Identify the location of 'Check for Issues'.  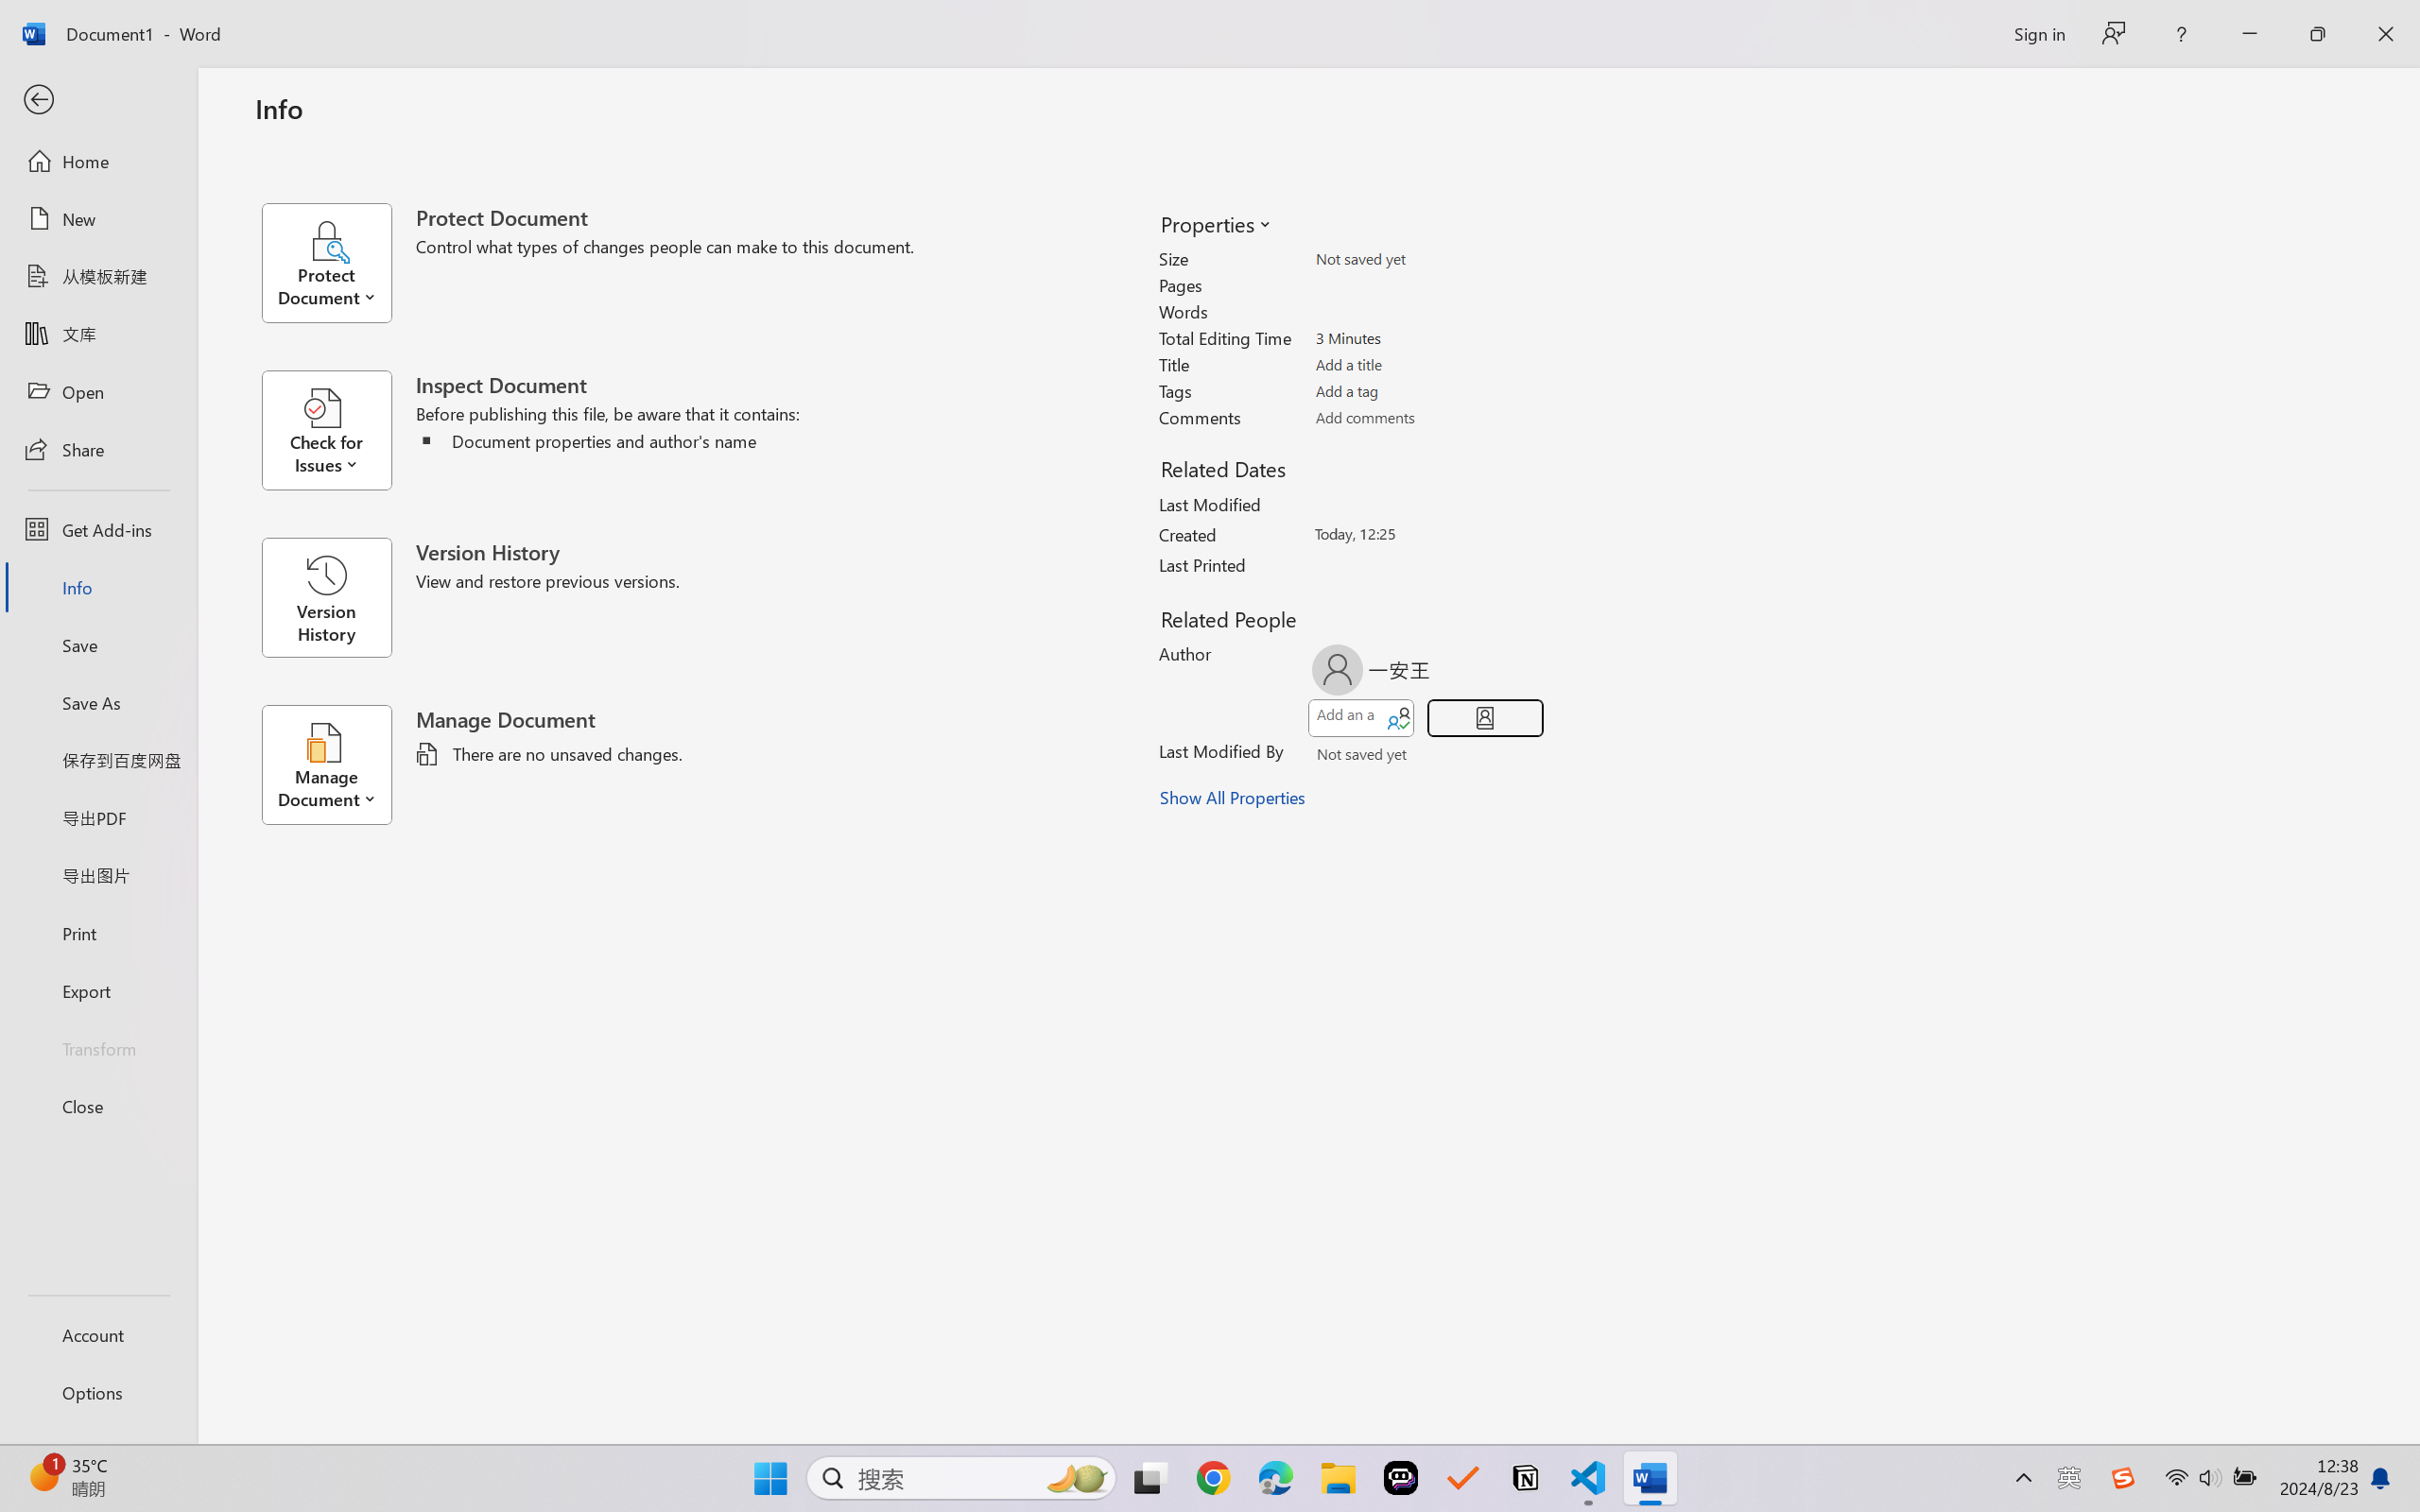
(337, 429).